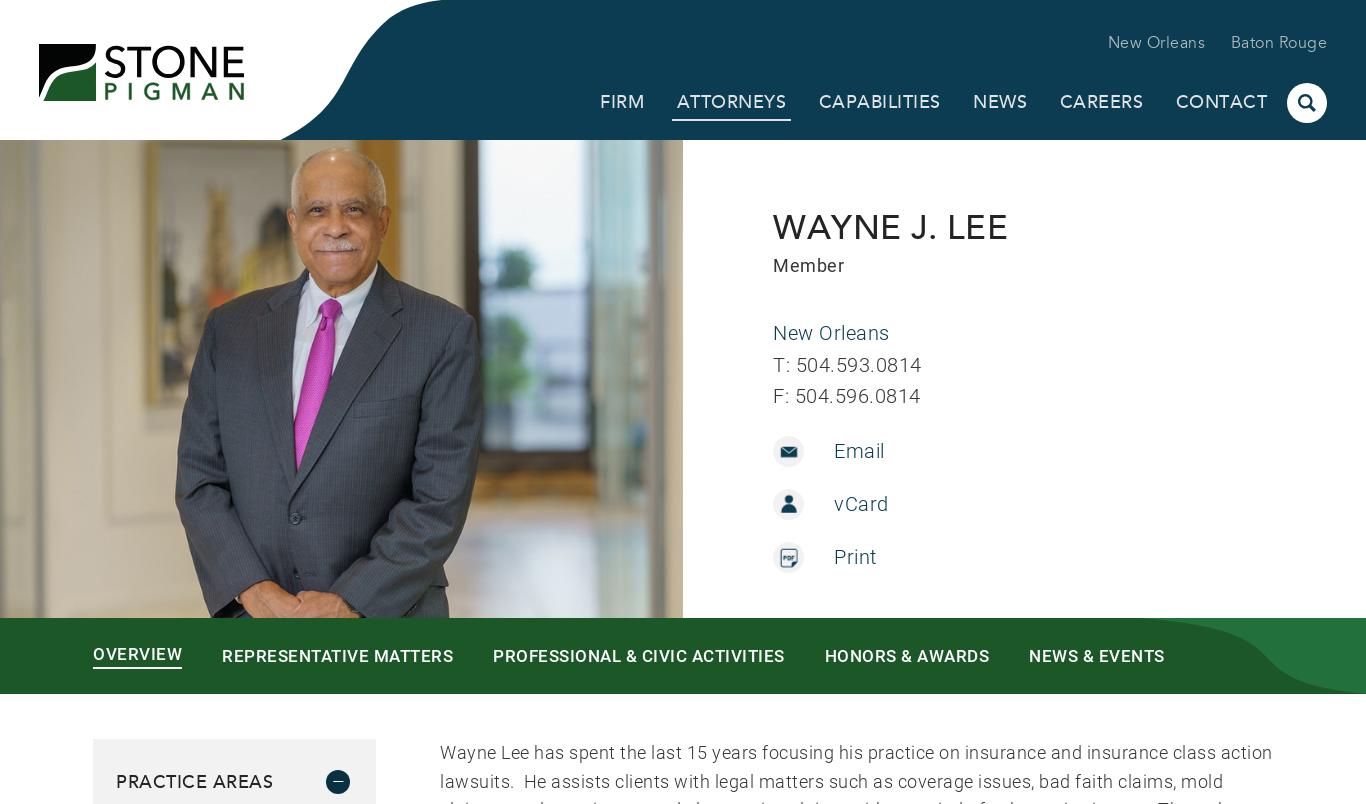 The height and width of the screenshot is (804, 1366). I want to click on 'News & Events', so click(1028, 654).